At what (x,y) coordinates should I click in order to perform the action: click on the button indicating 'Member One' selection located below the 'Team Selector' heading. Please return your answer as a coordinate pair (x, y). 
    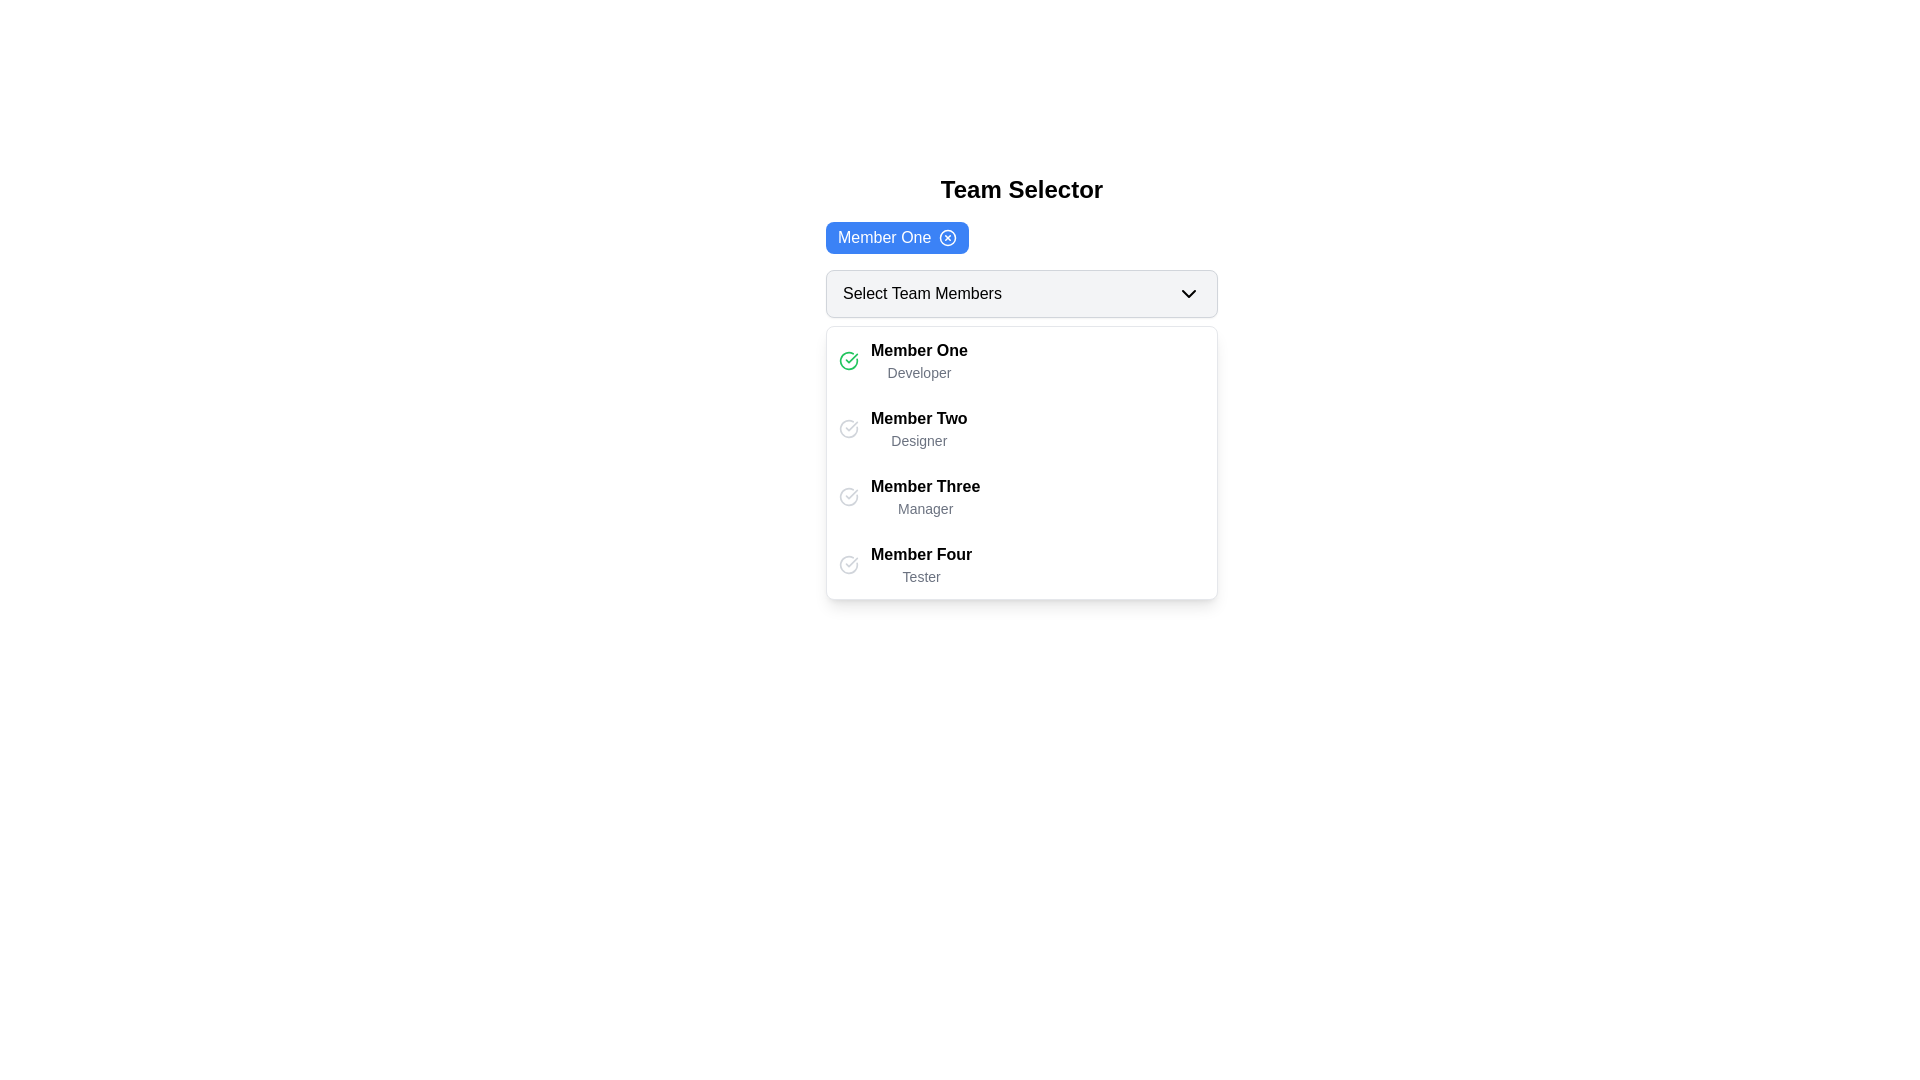
    Looking at the image, I should click on (896, 237).